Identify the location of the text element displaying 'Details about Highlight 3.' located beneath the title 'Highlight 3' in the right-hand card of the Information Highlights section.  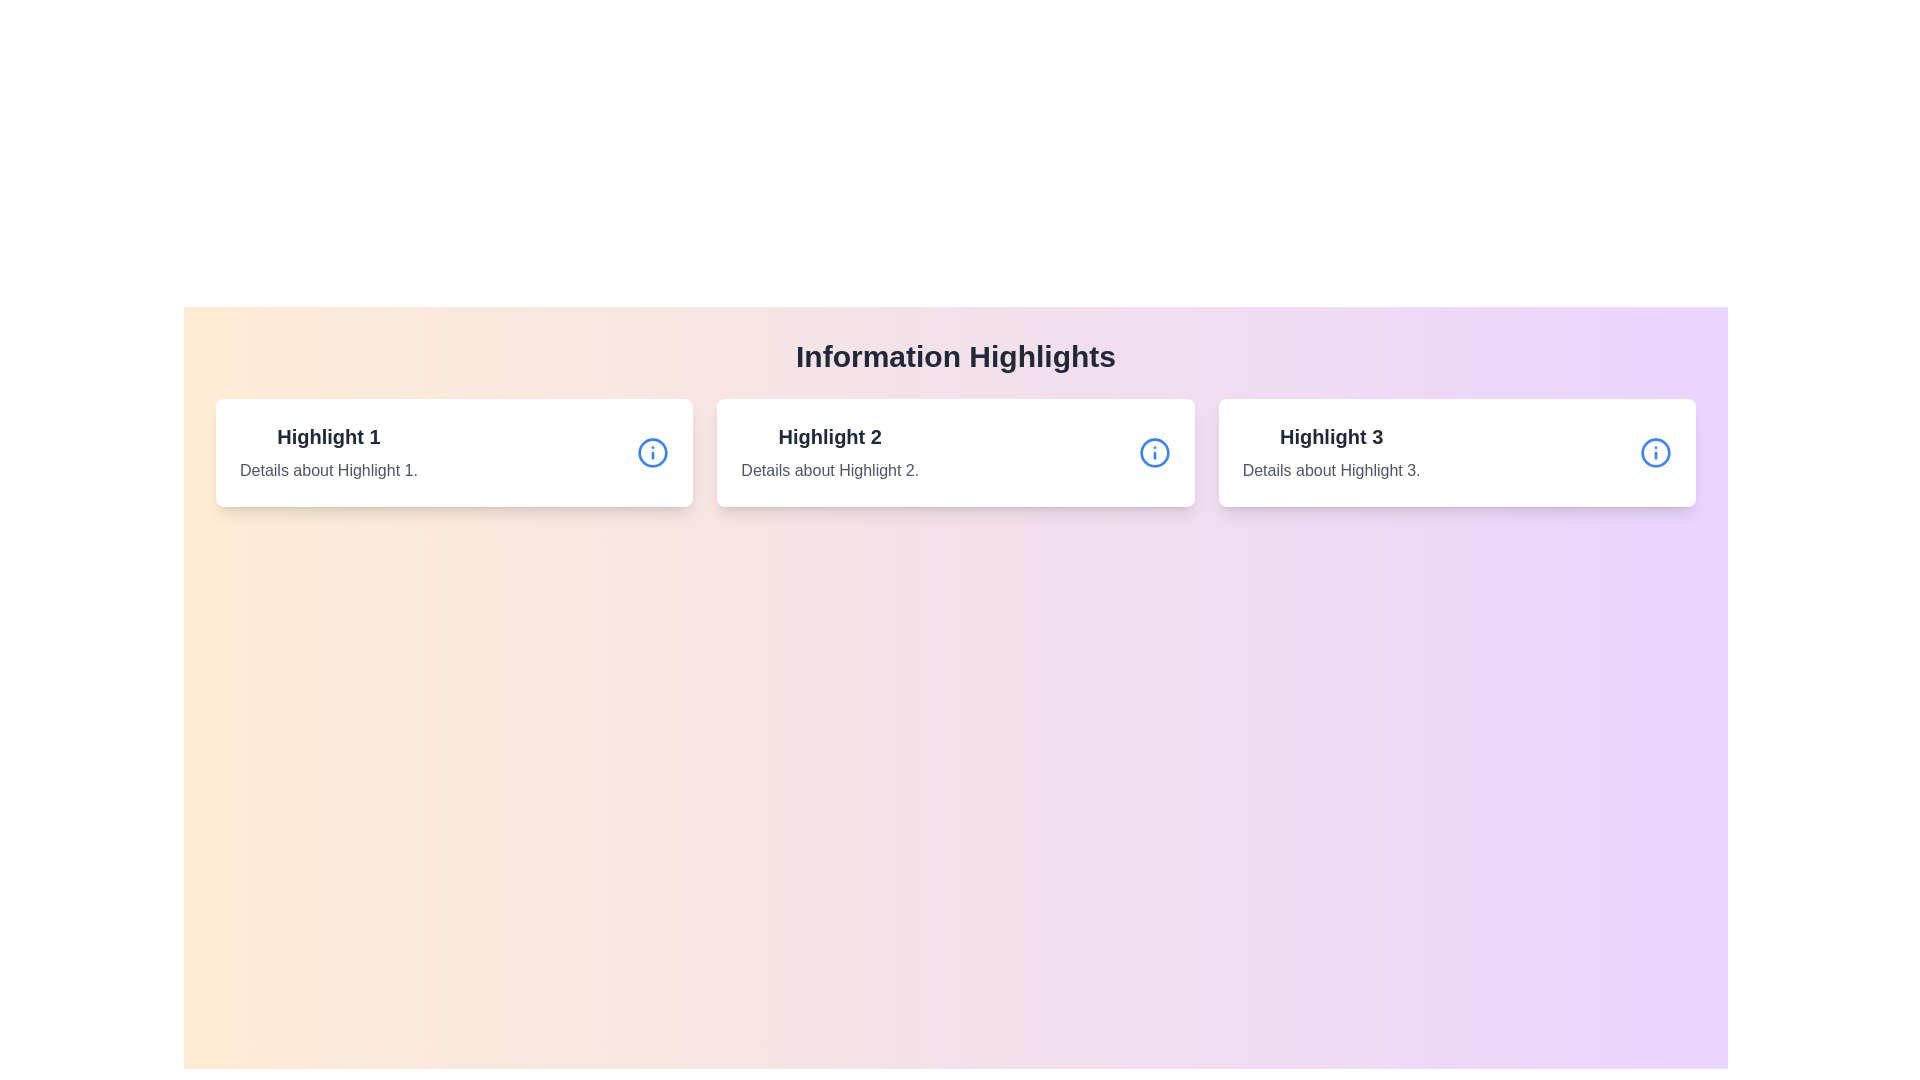
(1330, 470).